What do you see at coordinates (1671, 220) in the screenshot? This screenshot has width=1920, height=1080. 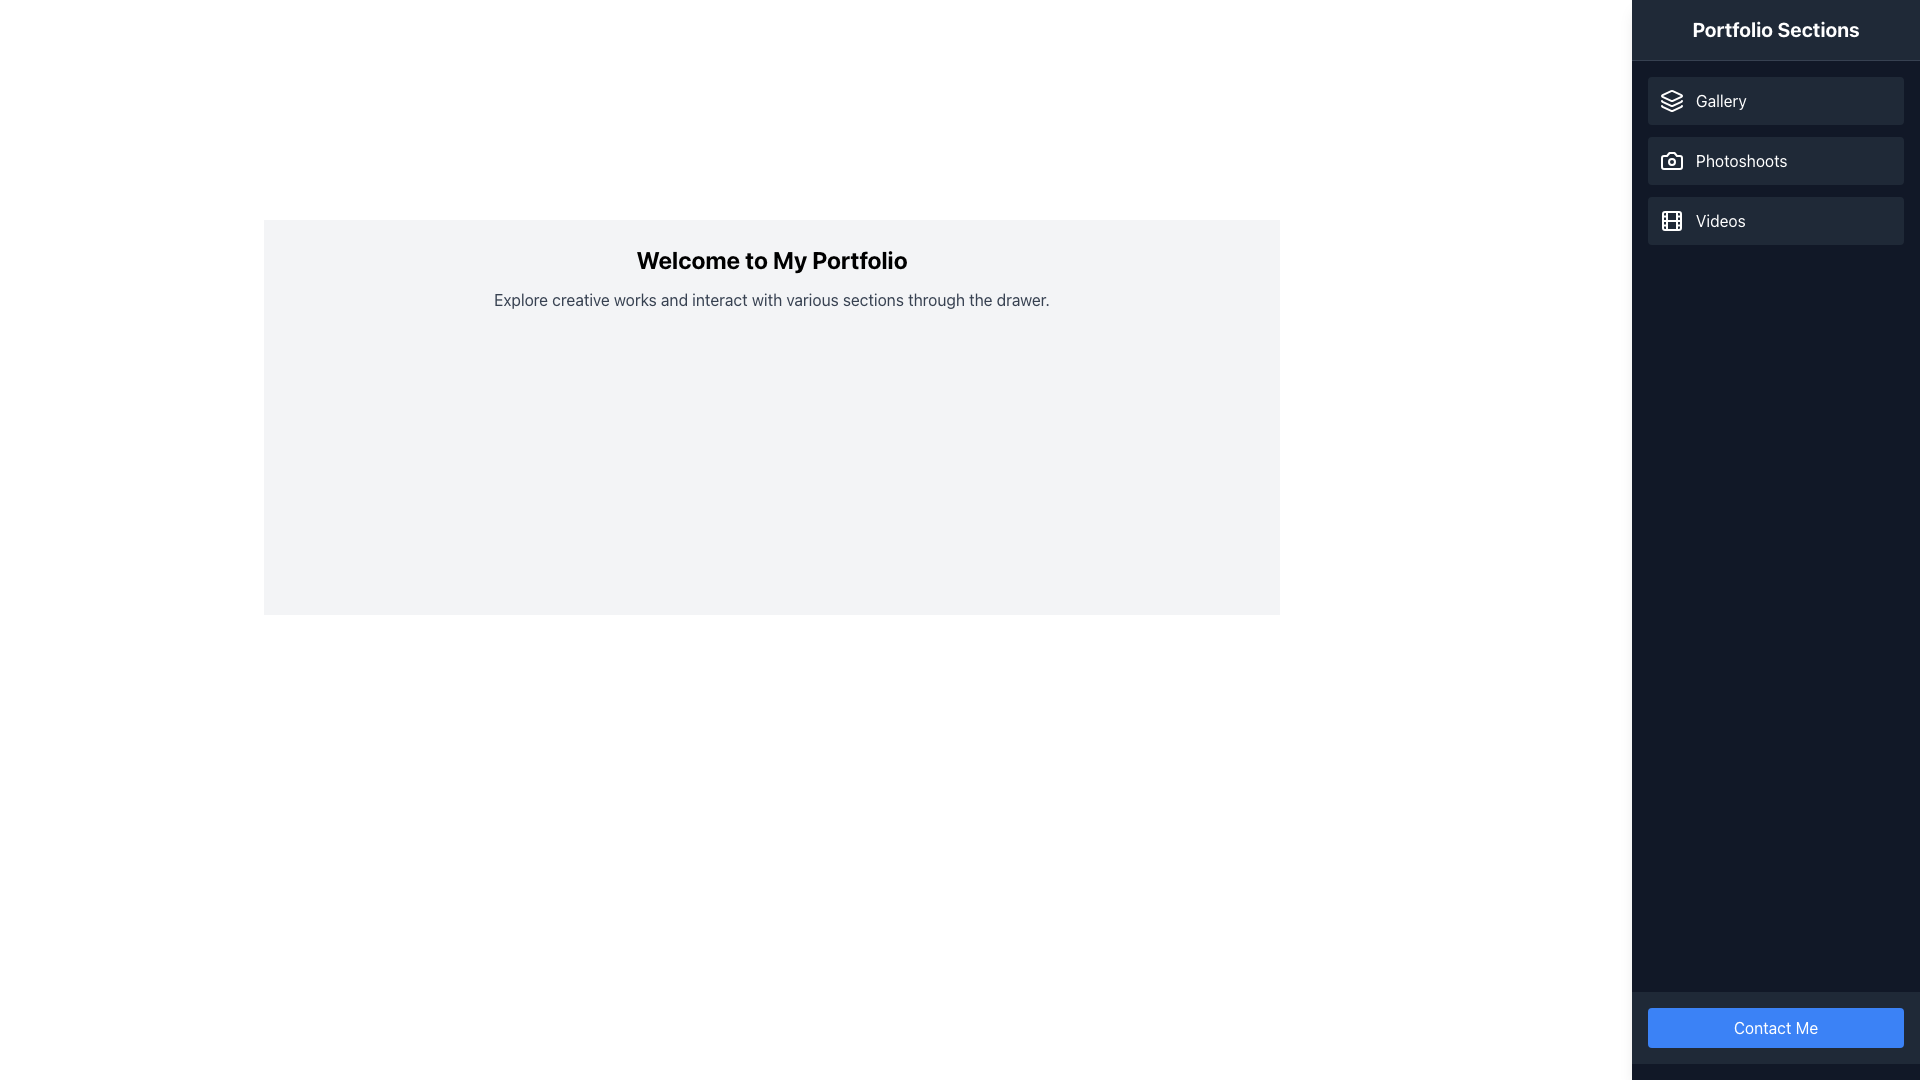 I see `the Icon component, which is a small rectangle with rounded corners representing a filmstrip, located within the SVG structure near the 'Videos' button in the right sidebar` at bounding box center [1671, 220].